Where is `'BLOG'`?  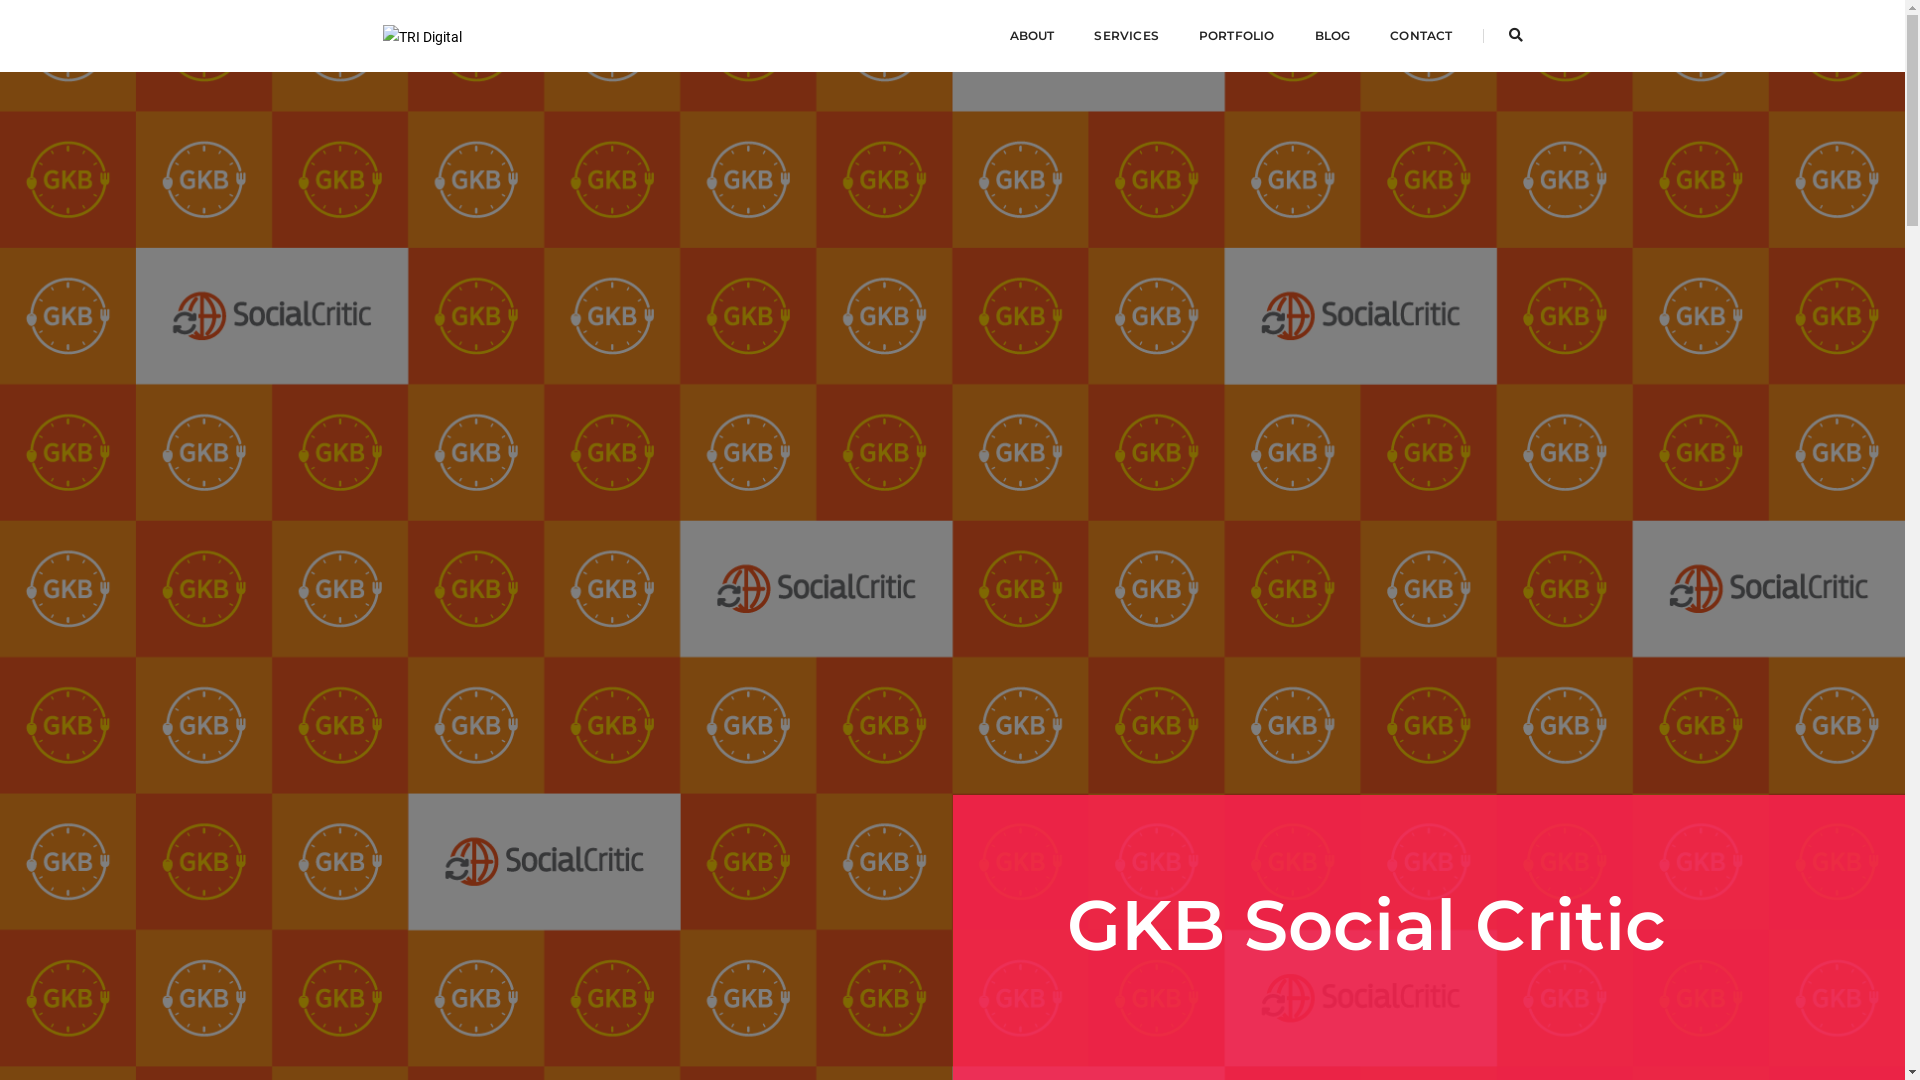 'BLOG' is located at coordinates (1314, 35).